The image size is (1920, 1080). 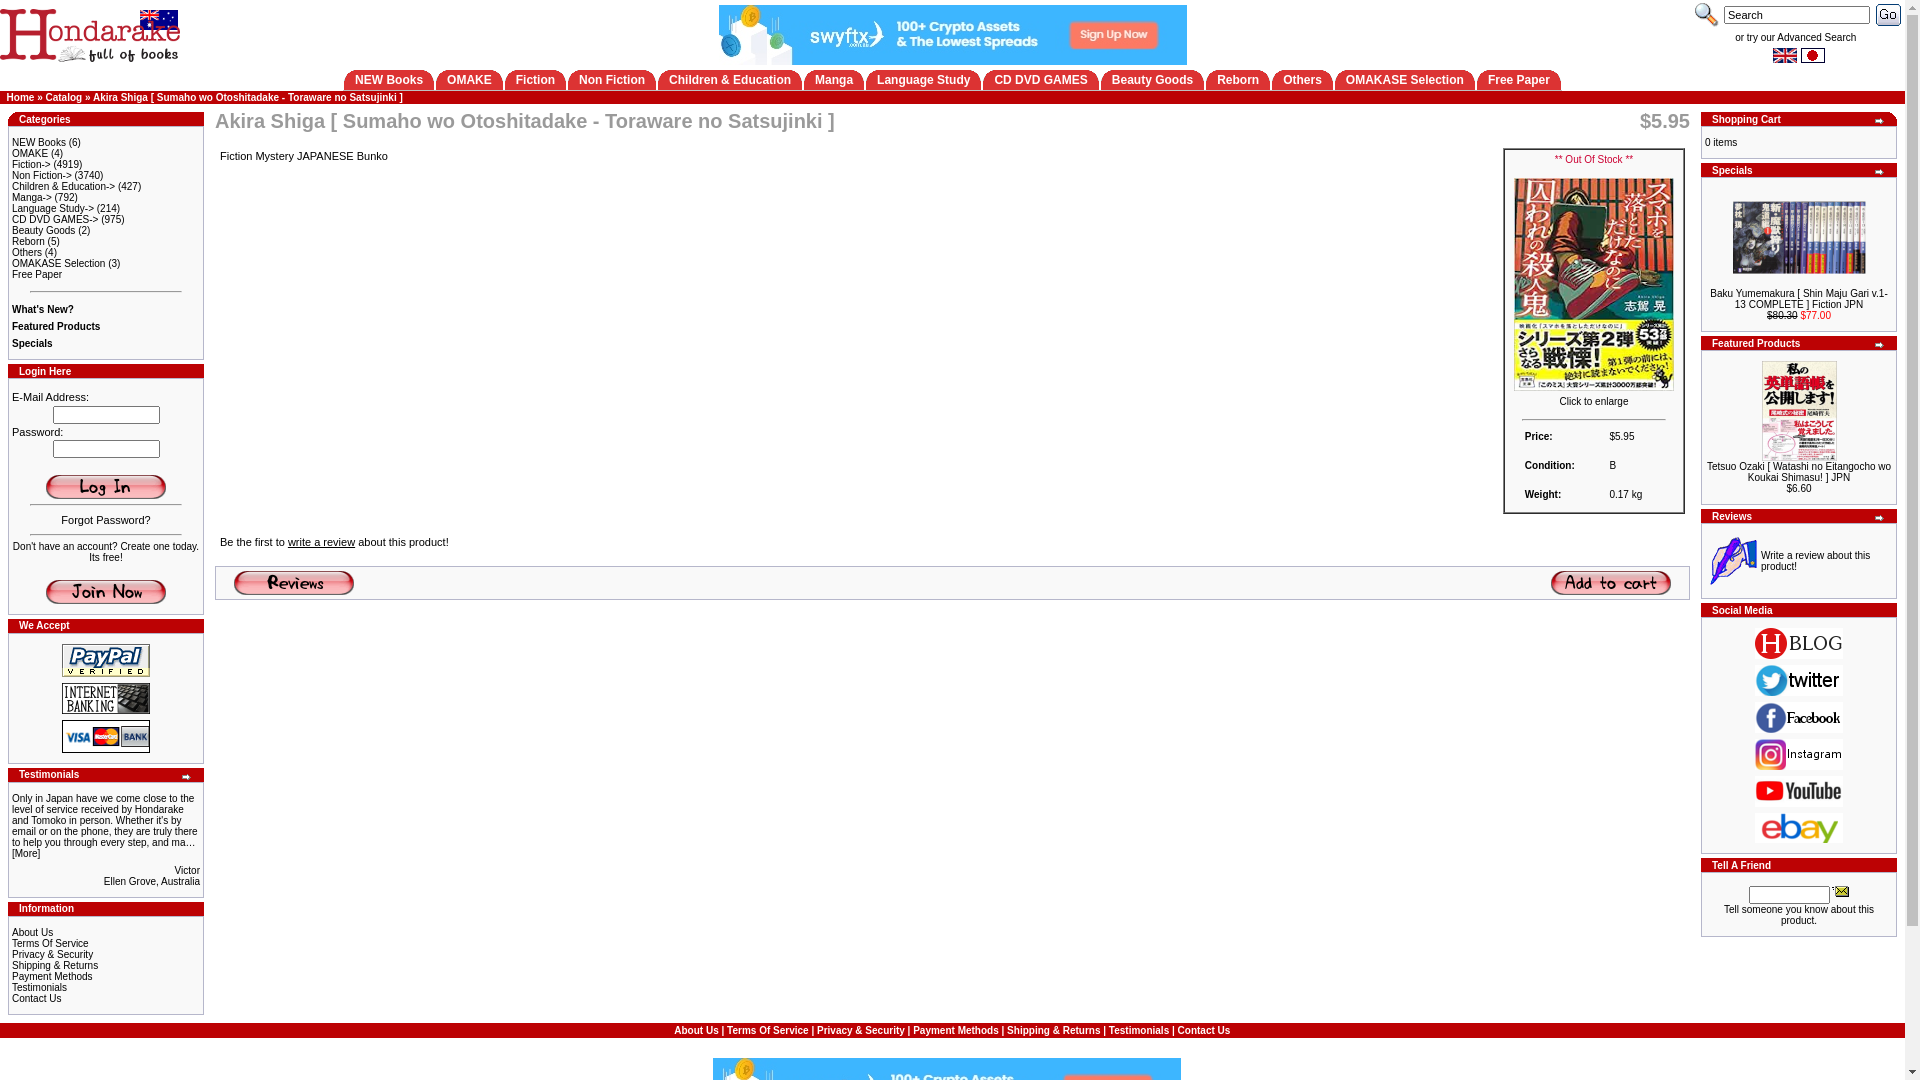 What do you see at coordinates (187, 775) in the screenshot?
I see `' more '` at bounding box center [187, 775].